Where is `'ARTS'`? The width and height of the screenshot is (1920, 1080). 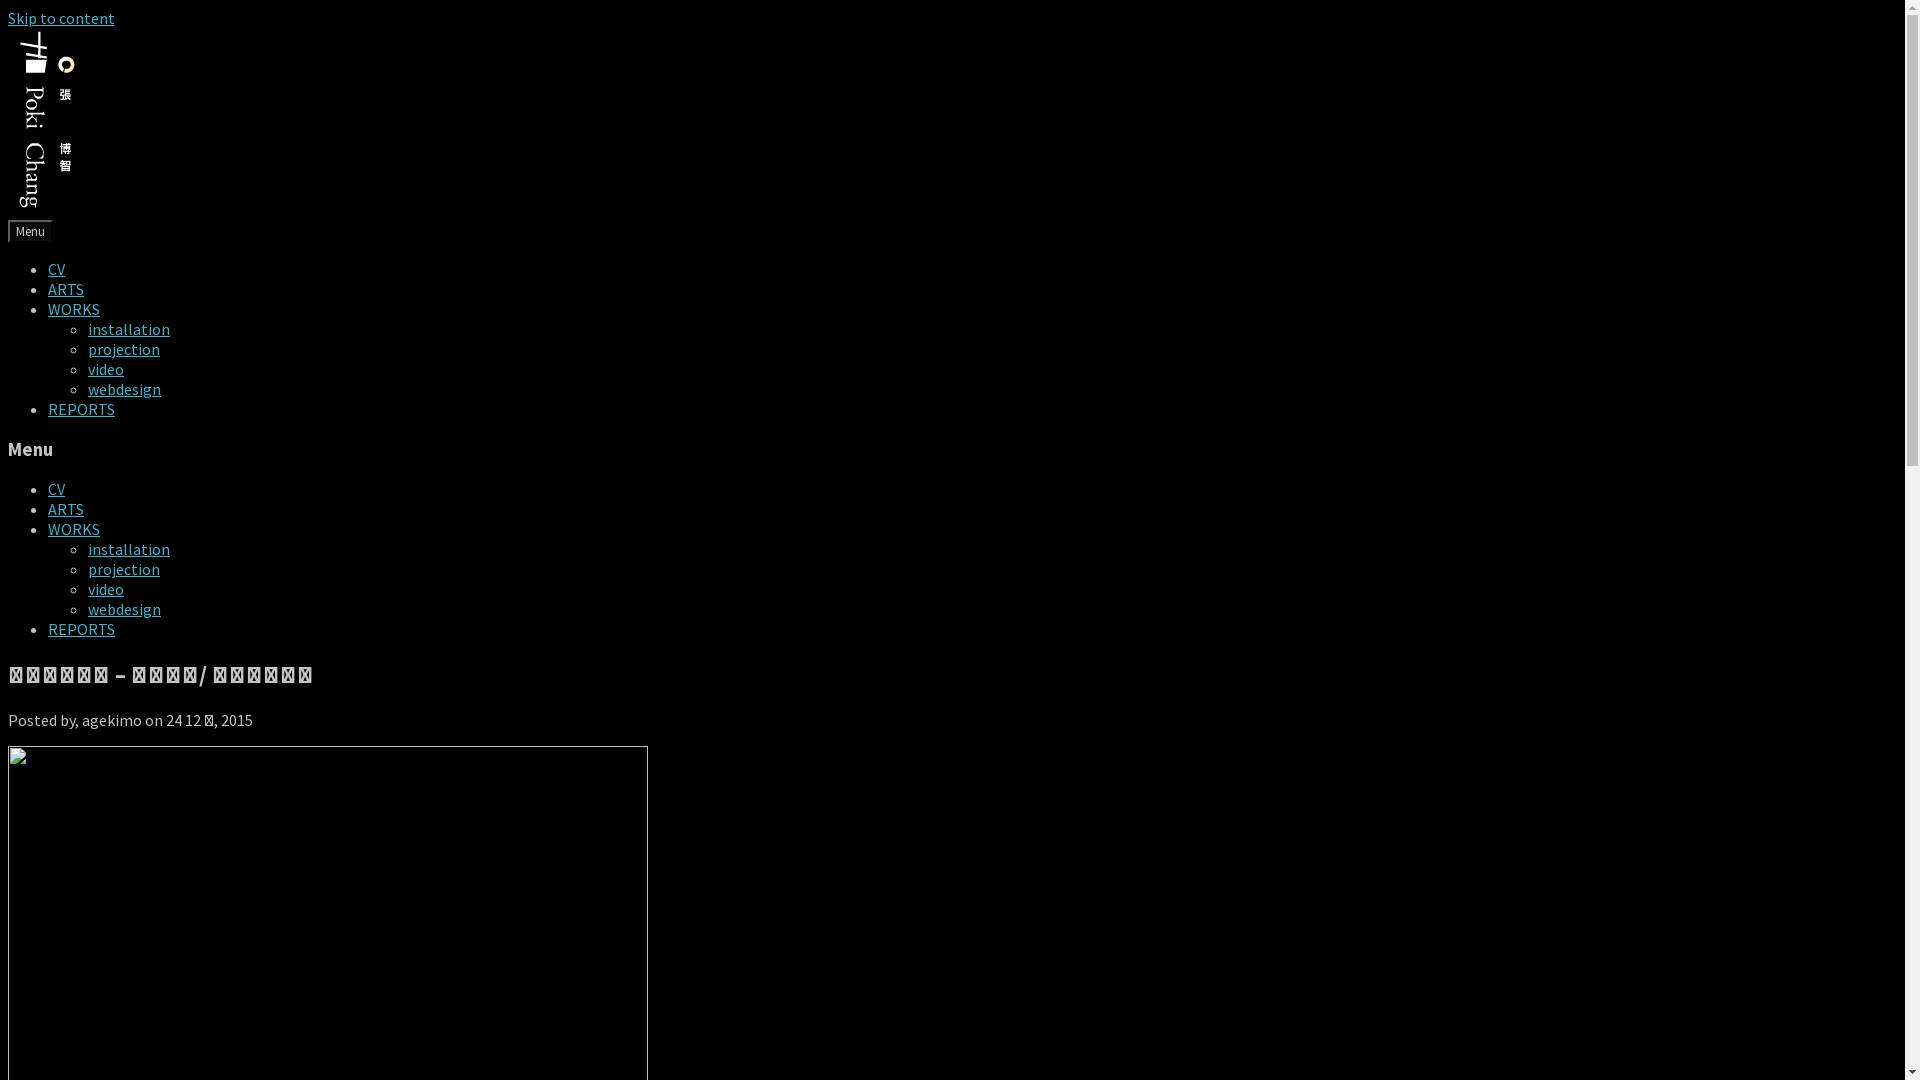 'ARTS' is located at coordinates (48, 508).